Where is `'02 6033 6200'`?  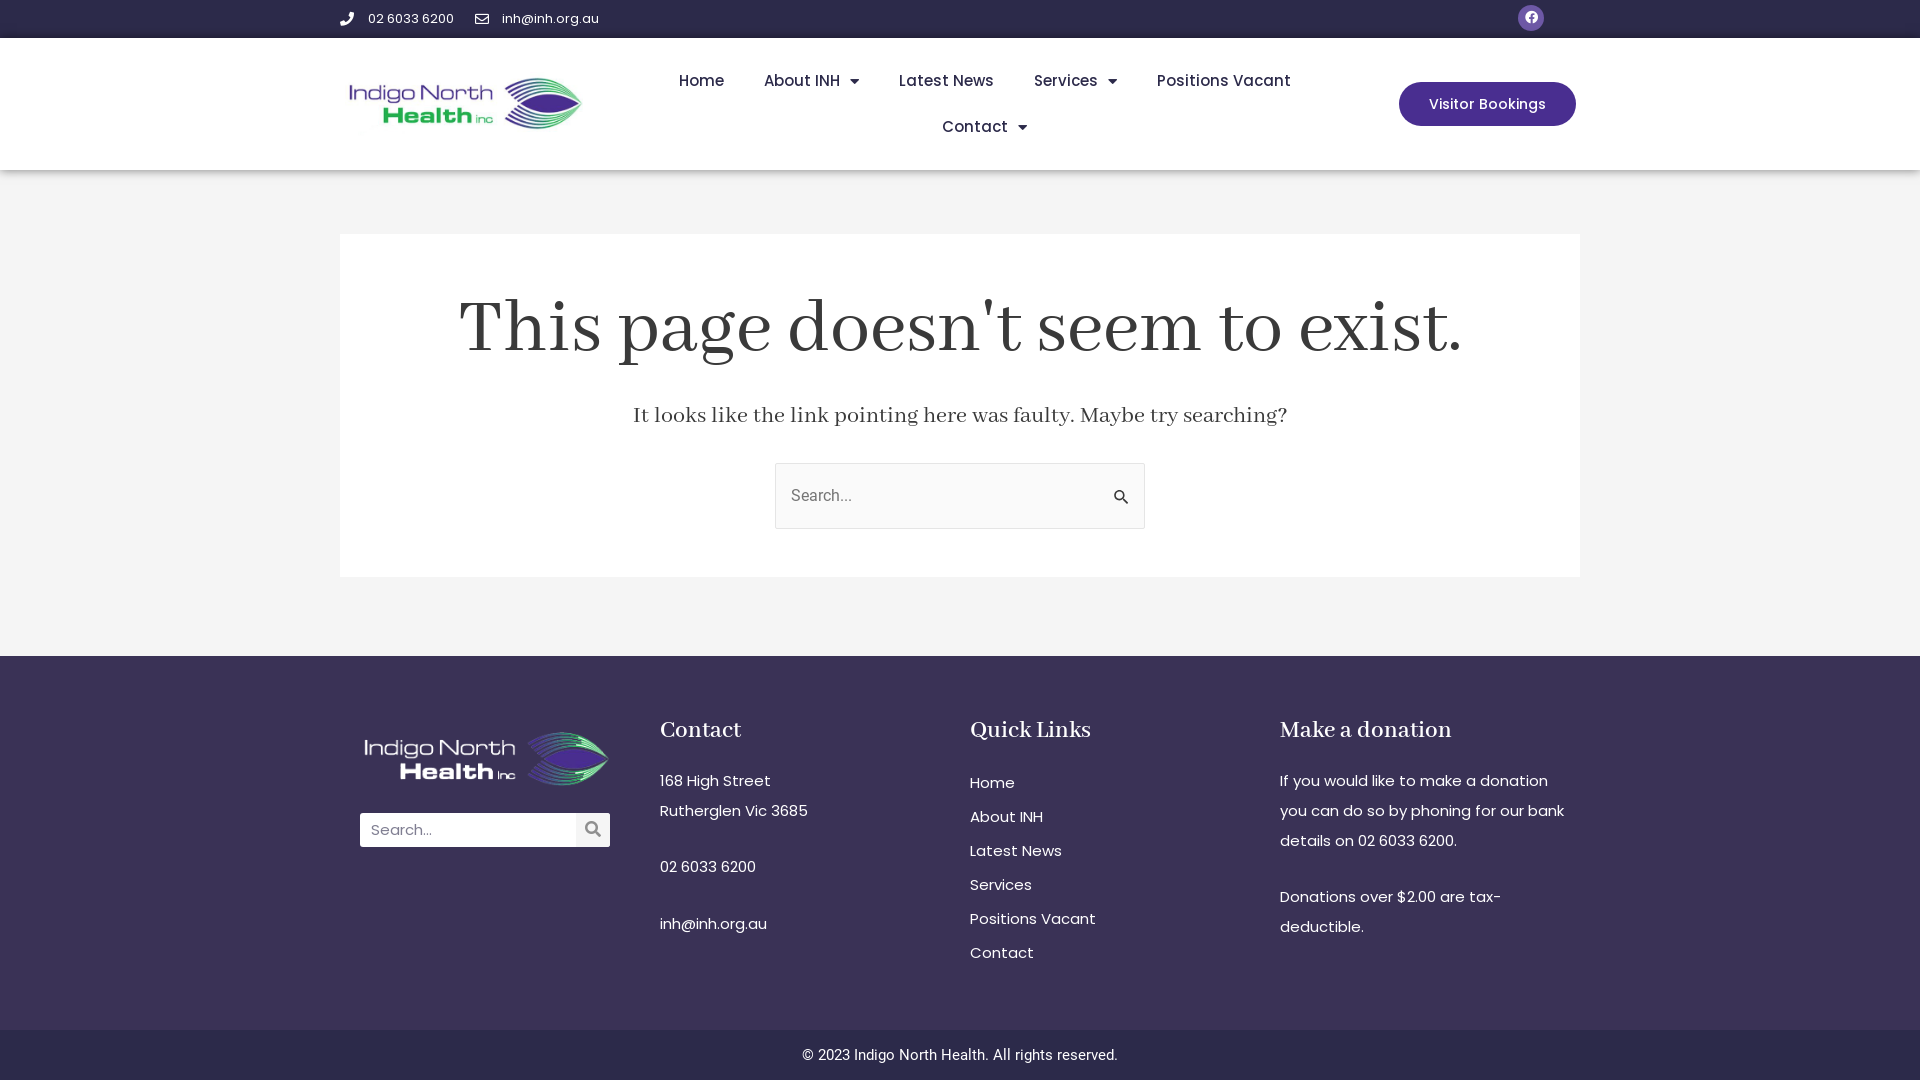 '02 6033 6200' is located at coordinates (708, 865).